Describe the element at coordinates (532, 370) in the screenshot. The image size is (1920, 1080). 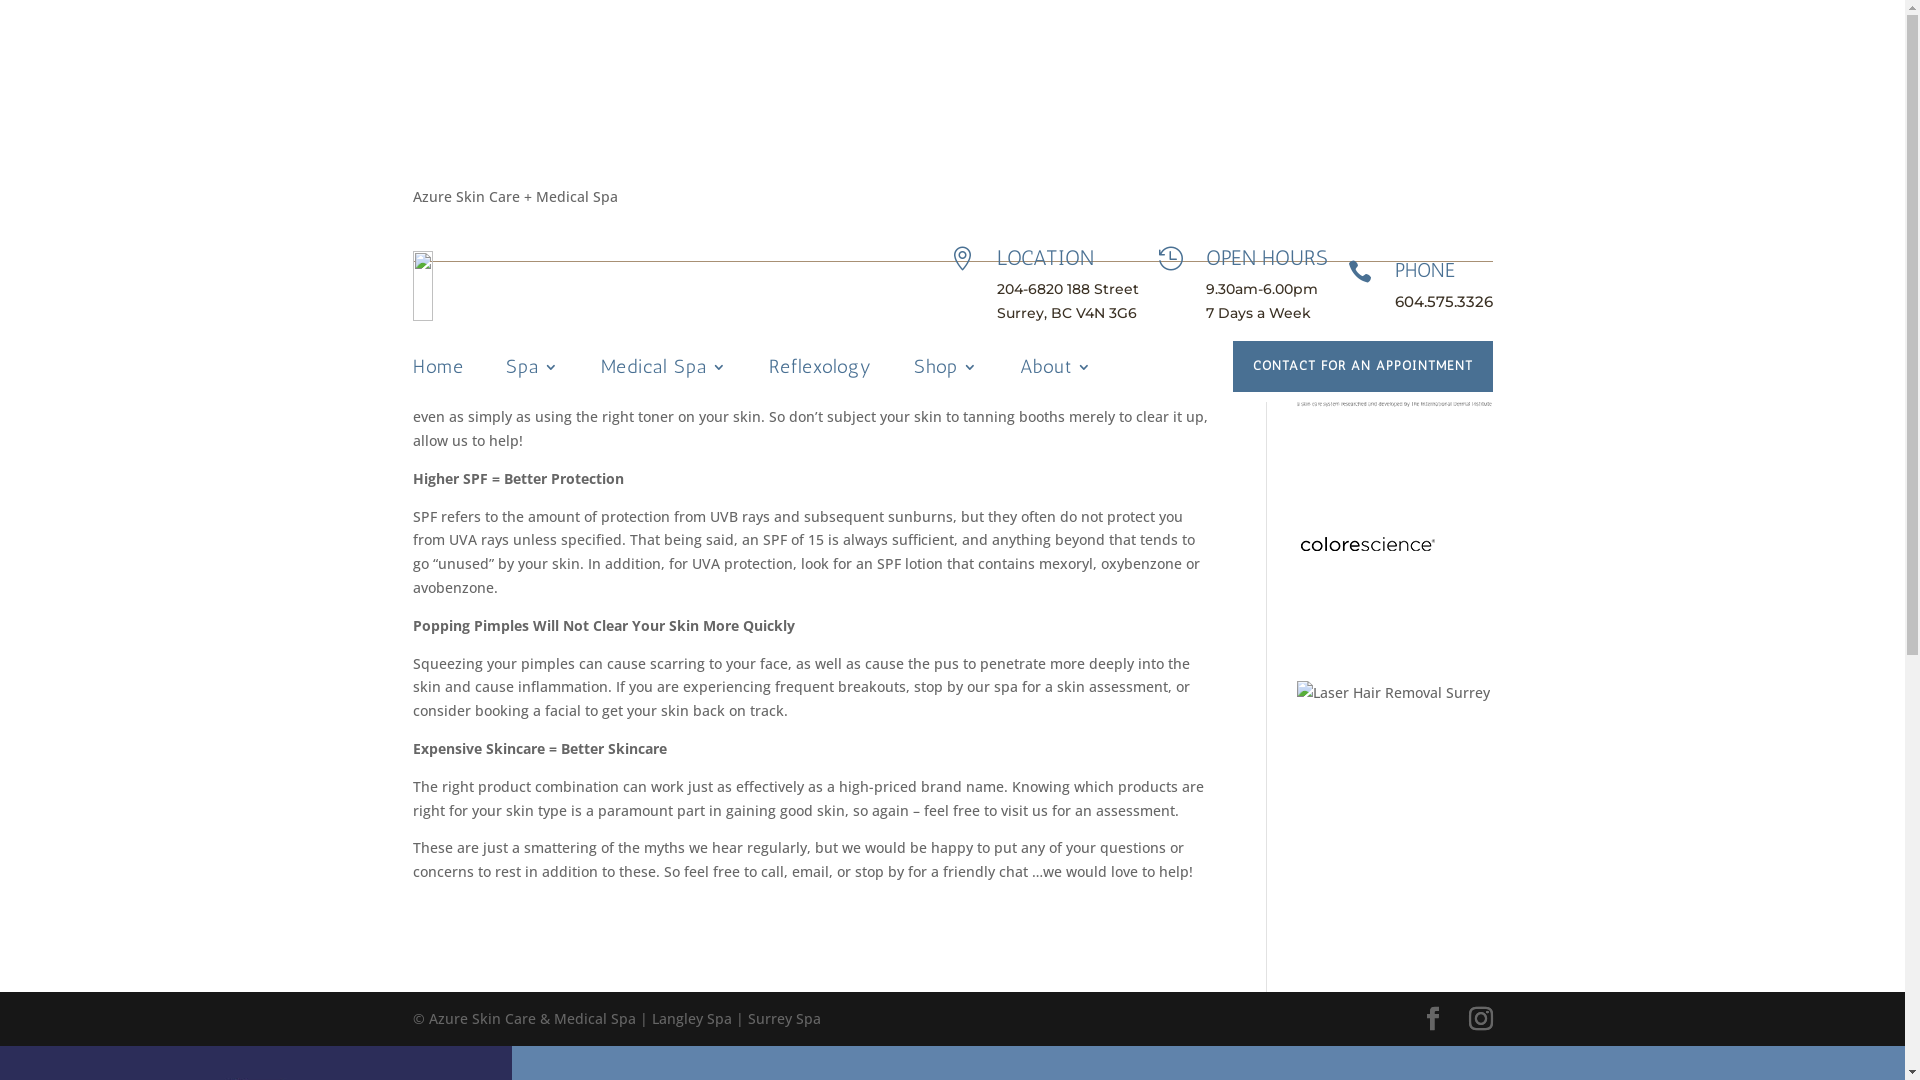
I see `'Spa'` at that location.